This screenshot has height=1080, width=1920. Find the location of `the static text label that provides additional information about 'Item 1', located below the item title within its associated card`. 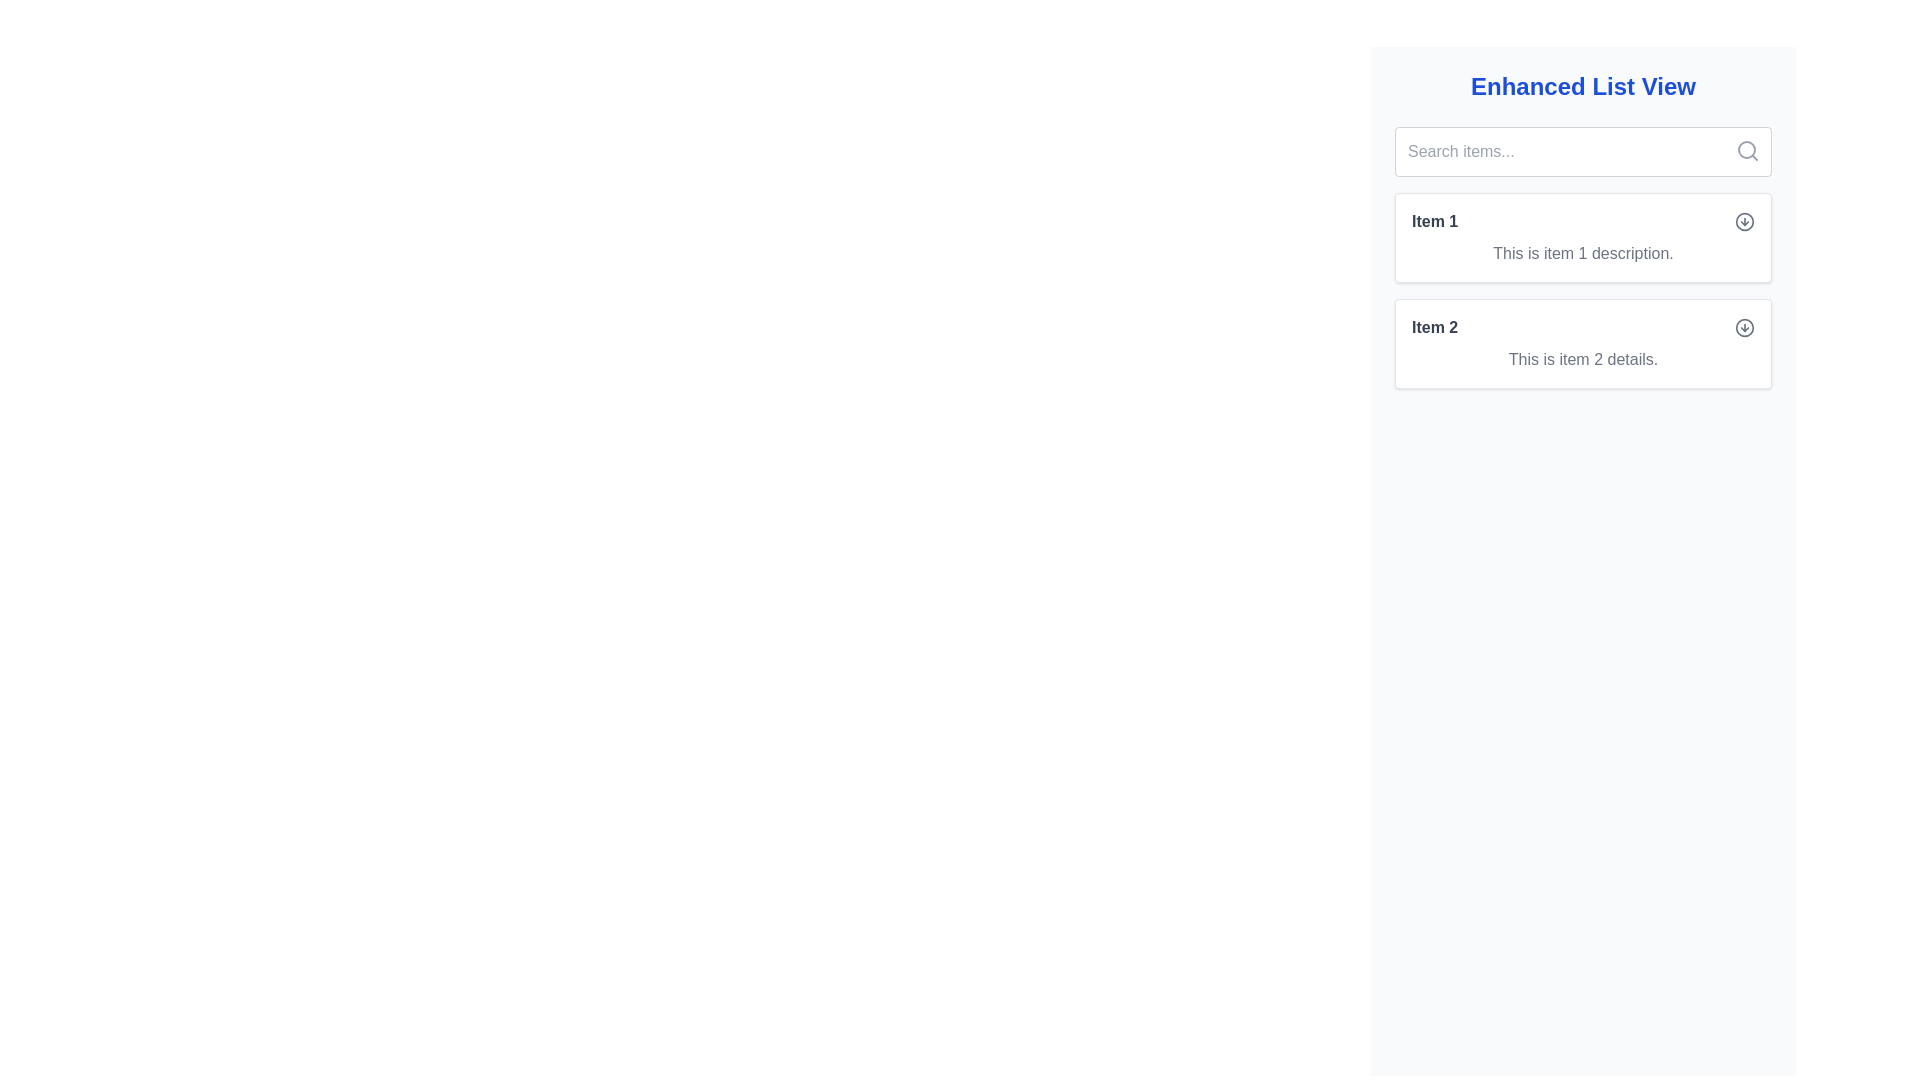

the static text label that provides additional information about 'Item 1', located below the item title within its associated card is located at coordinates (1582, 253).